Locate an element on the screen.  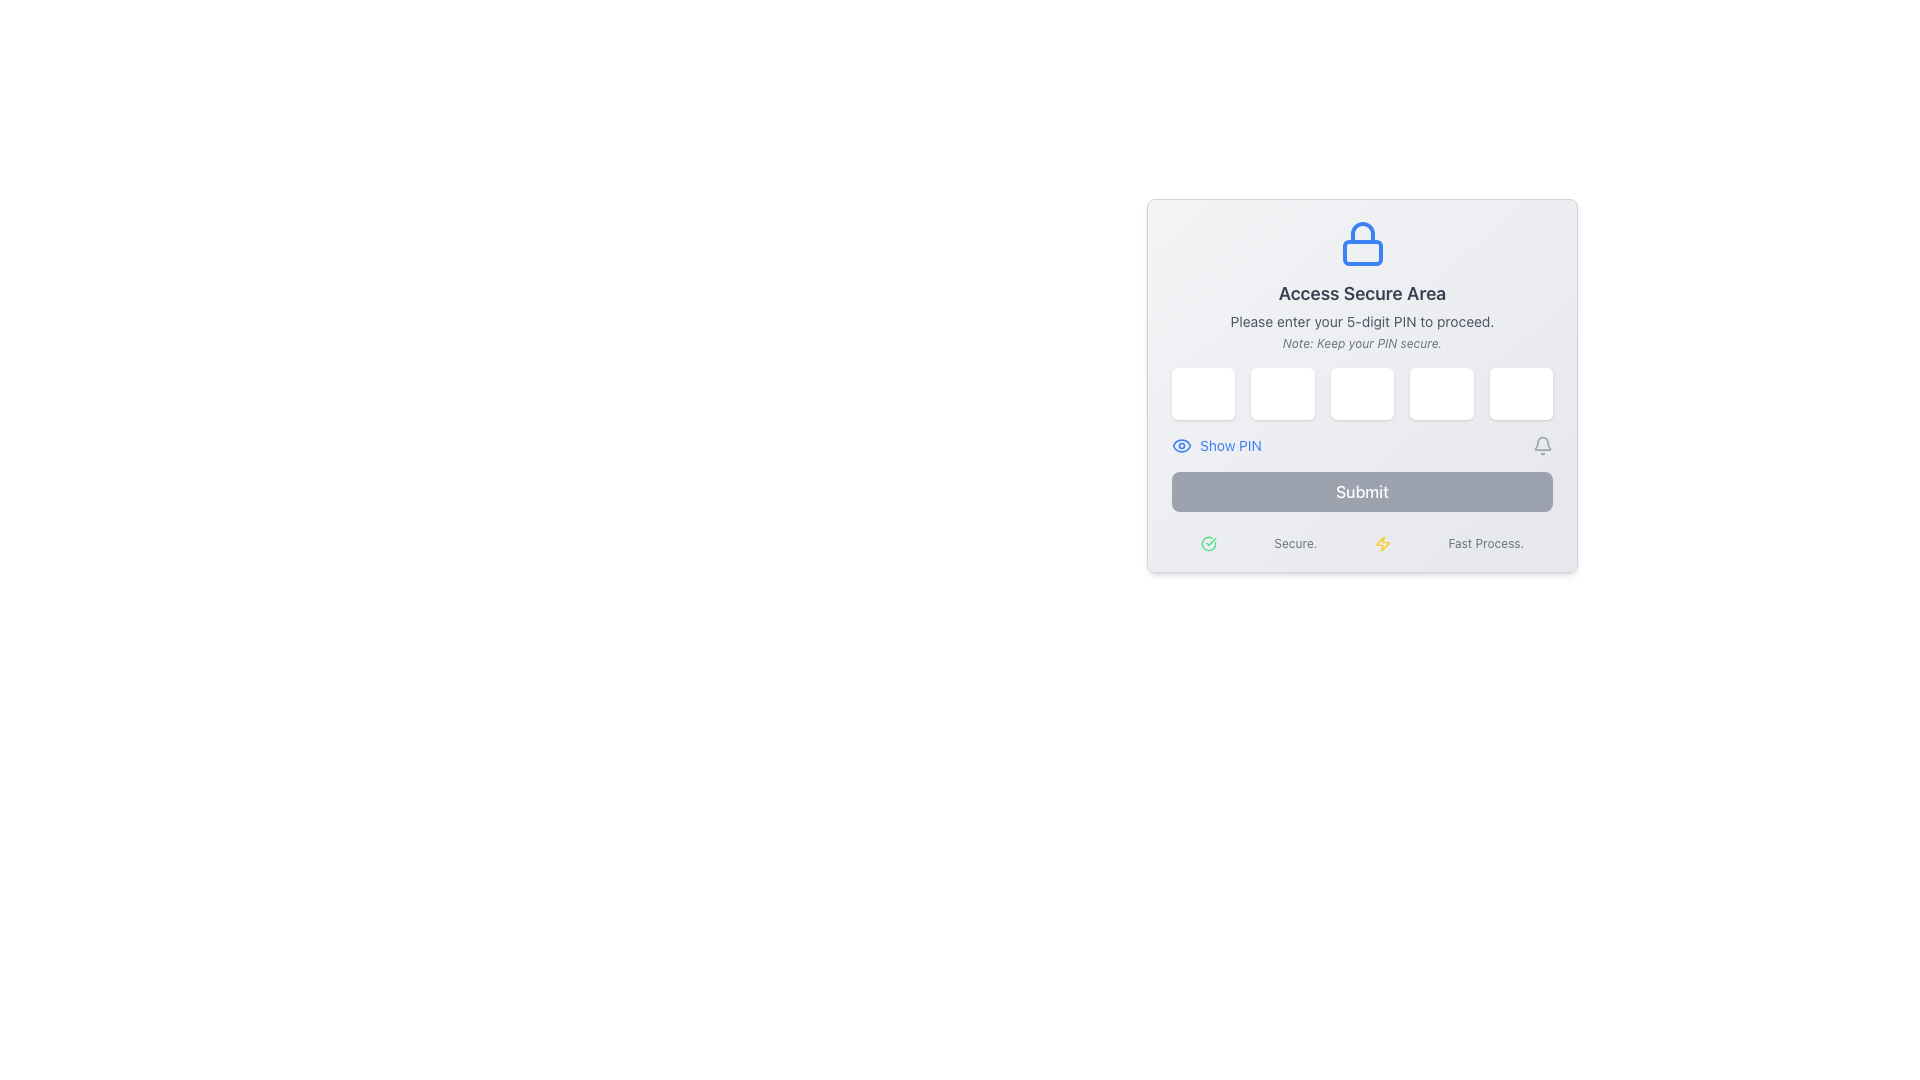
the static label displaying 'Fast Process.' which is the third text descriptor in a horizontal list beneath the main user form is located at coordinates (1486, 543).